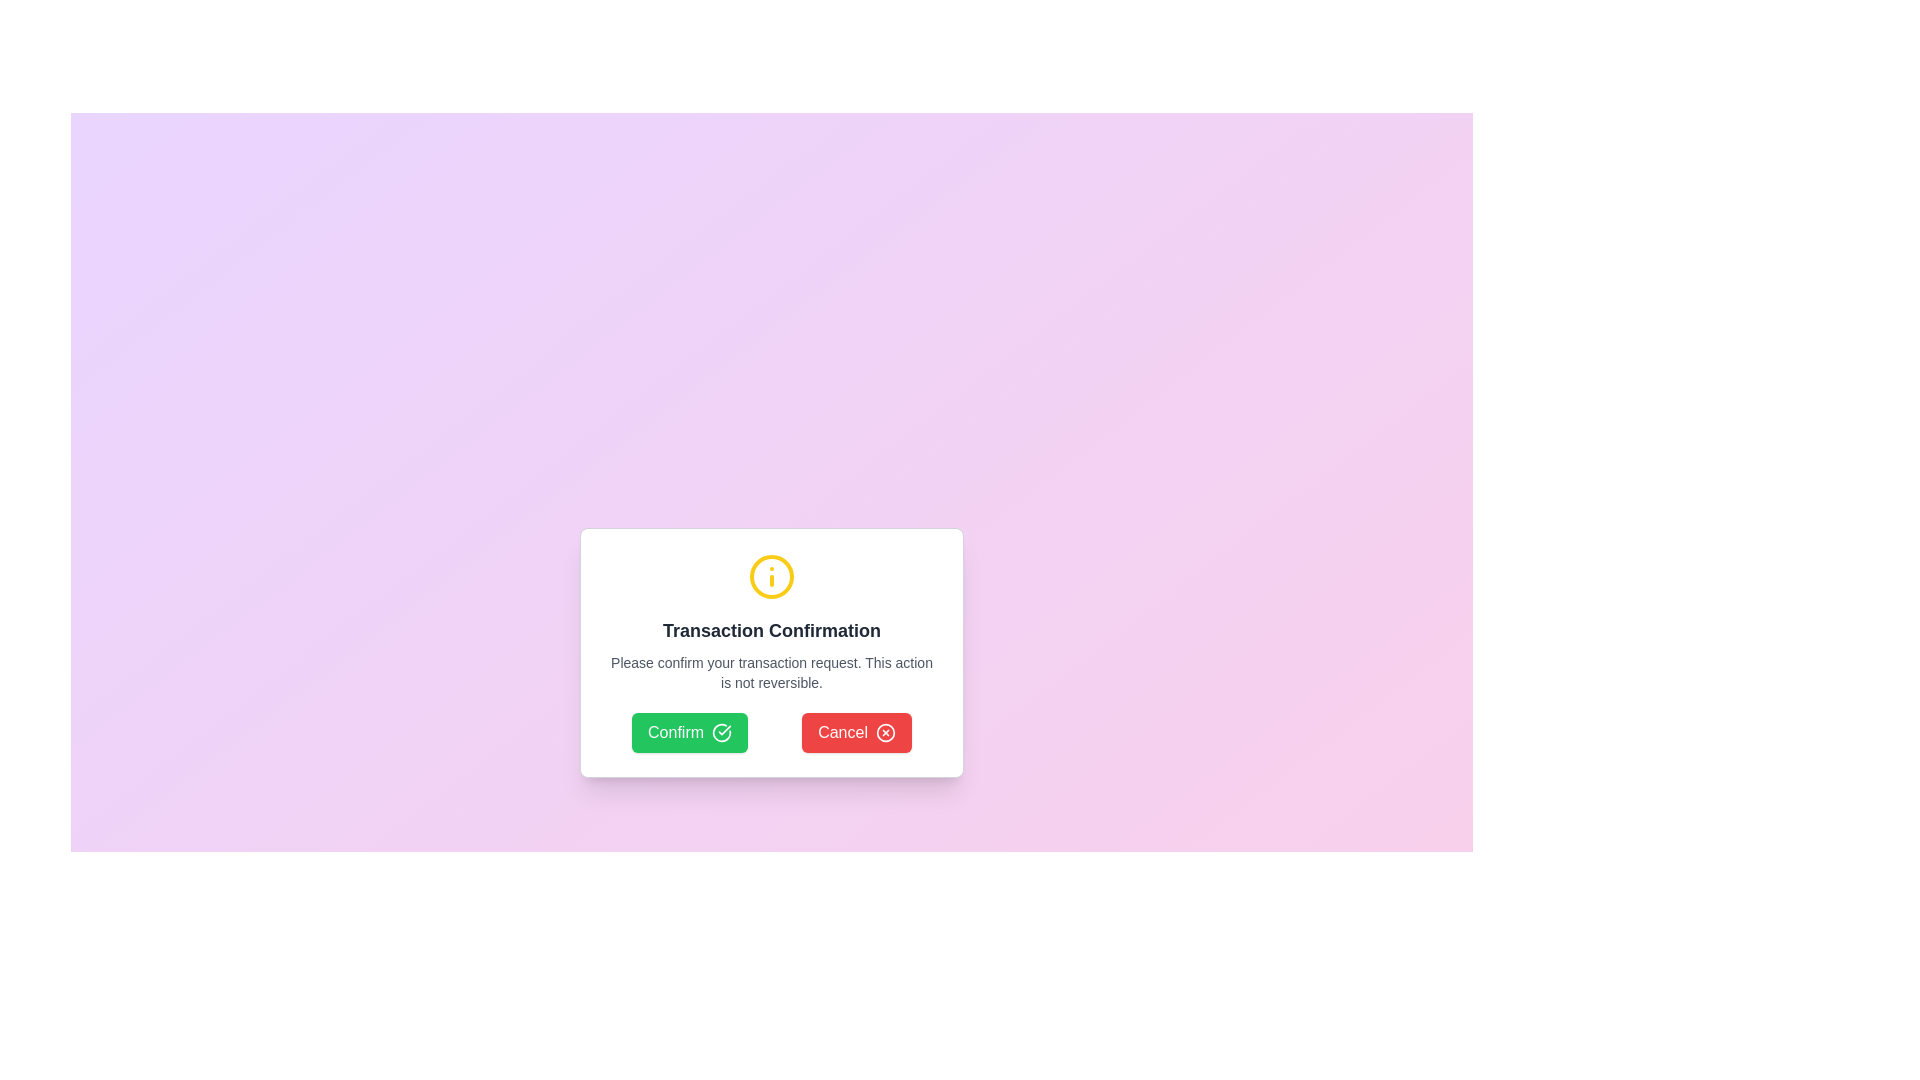 This screenshot has height=1080, width=1920. Describe the element at coordinates (771, 577) in the screenshot. I see `attributes of the info icon element located at the top center of the confirmation modal by clicking on it` at that location.